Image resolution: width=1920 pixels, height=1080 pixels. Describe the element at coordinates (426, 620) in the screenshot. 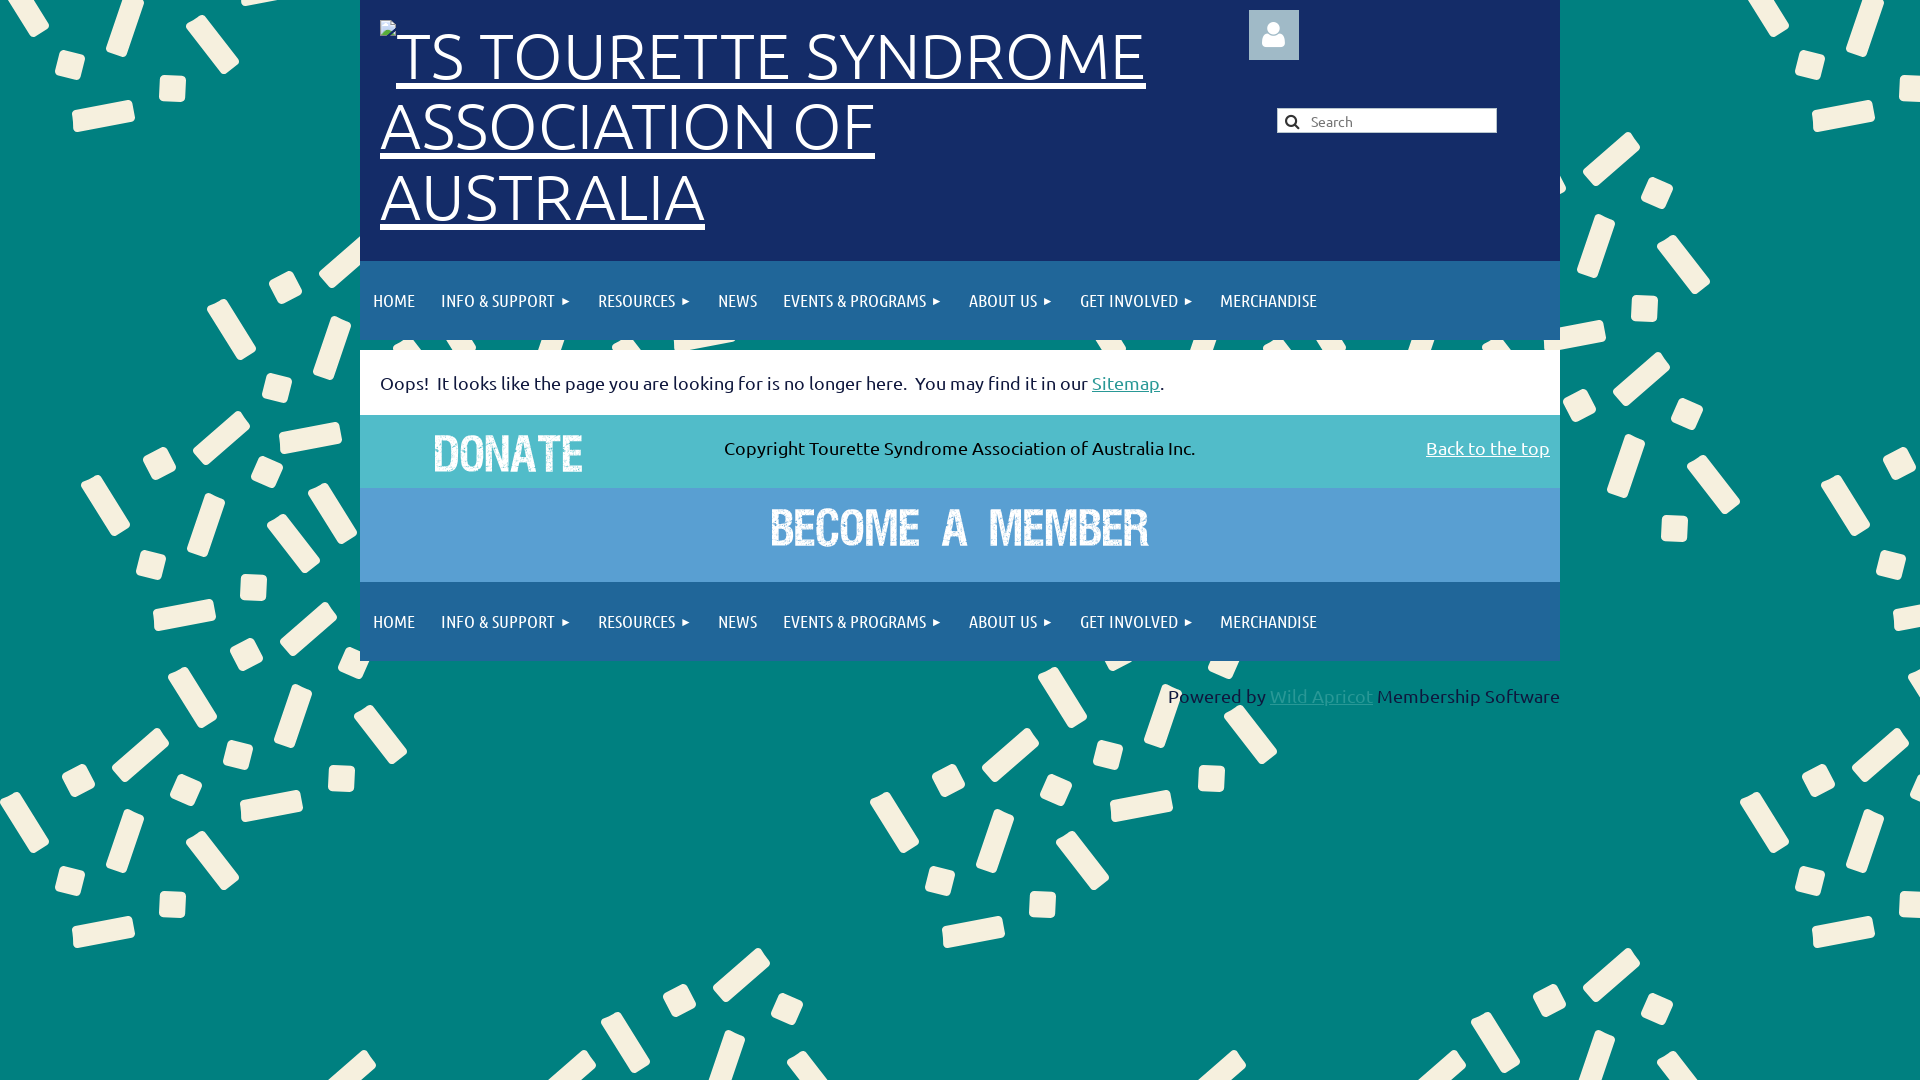

I see `'INFO & SUPPORT'` at that location.